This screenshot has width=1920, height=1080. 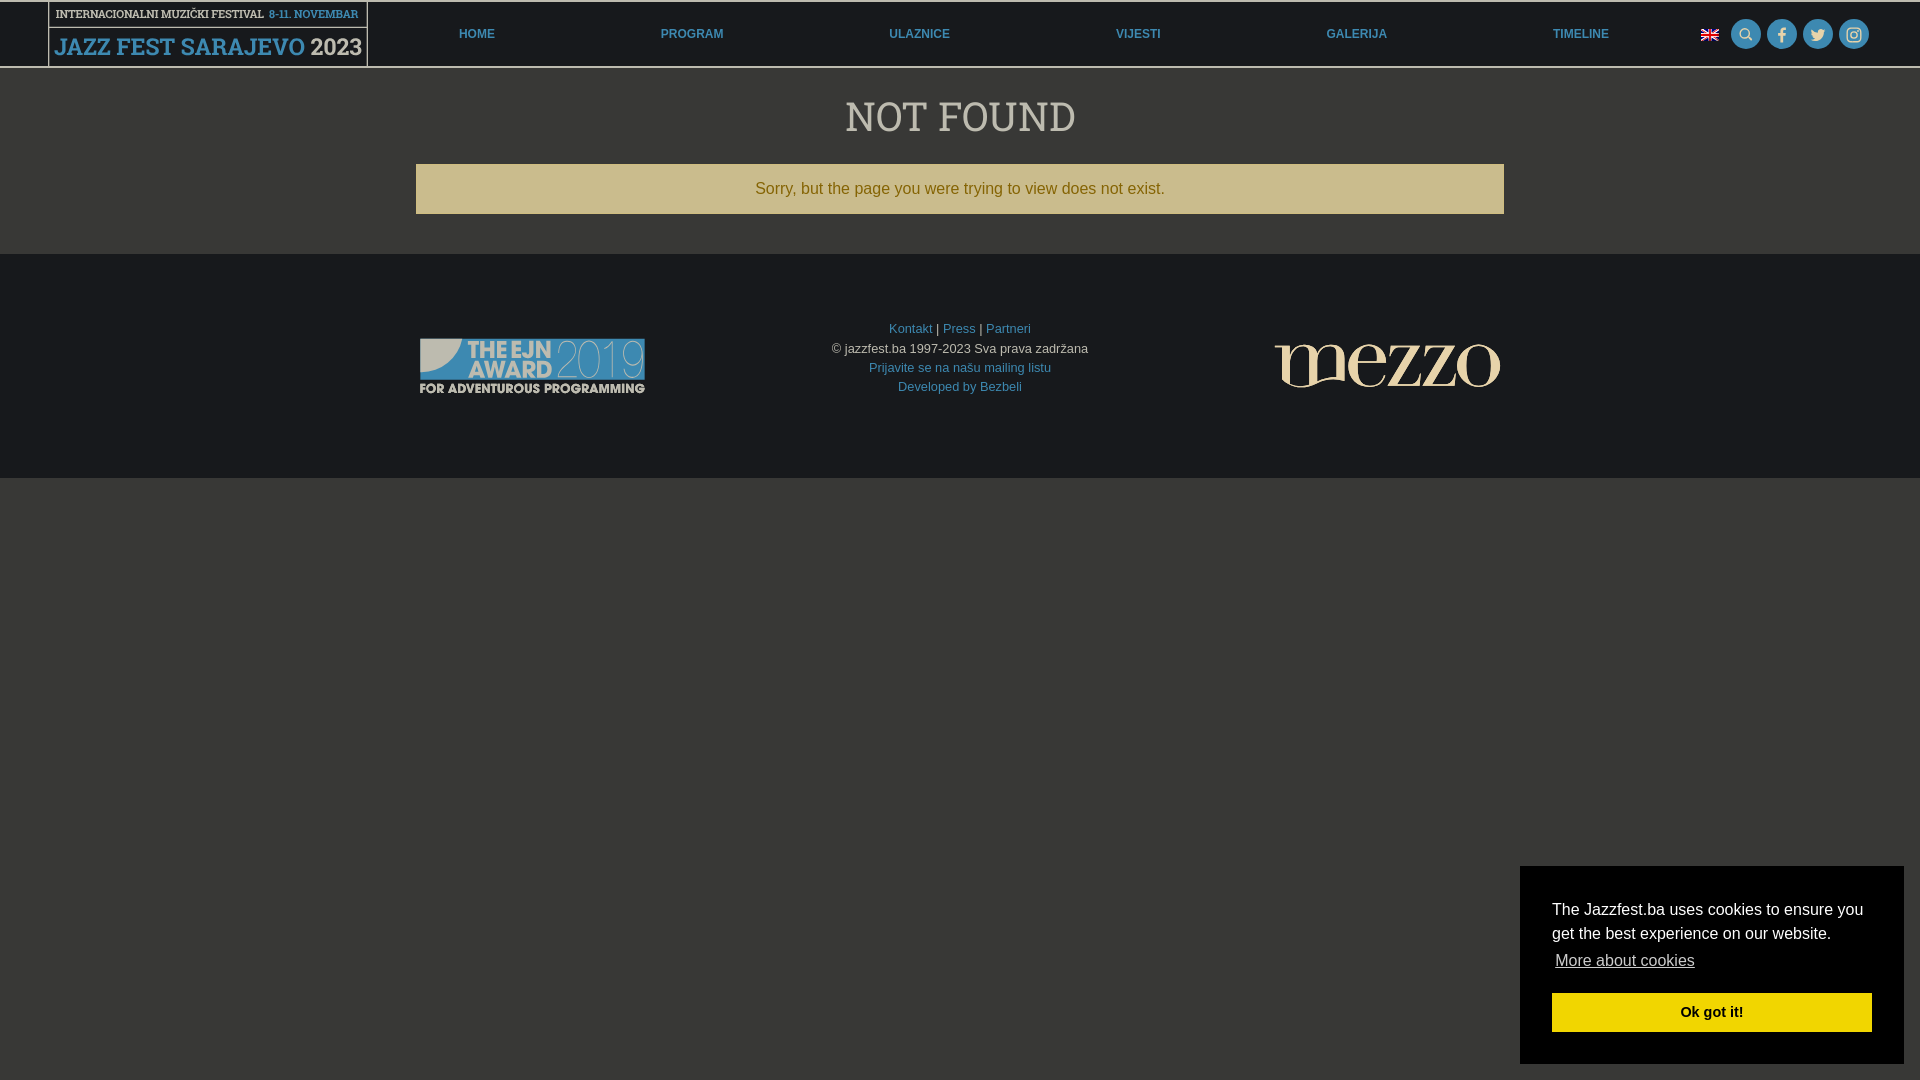 What do you see at coordinates (918, 34) in the screenshot?
I see `'ULAZNICE'` at bounding box center [918, 34].